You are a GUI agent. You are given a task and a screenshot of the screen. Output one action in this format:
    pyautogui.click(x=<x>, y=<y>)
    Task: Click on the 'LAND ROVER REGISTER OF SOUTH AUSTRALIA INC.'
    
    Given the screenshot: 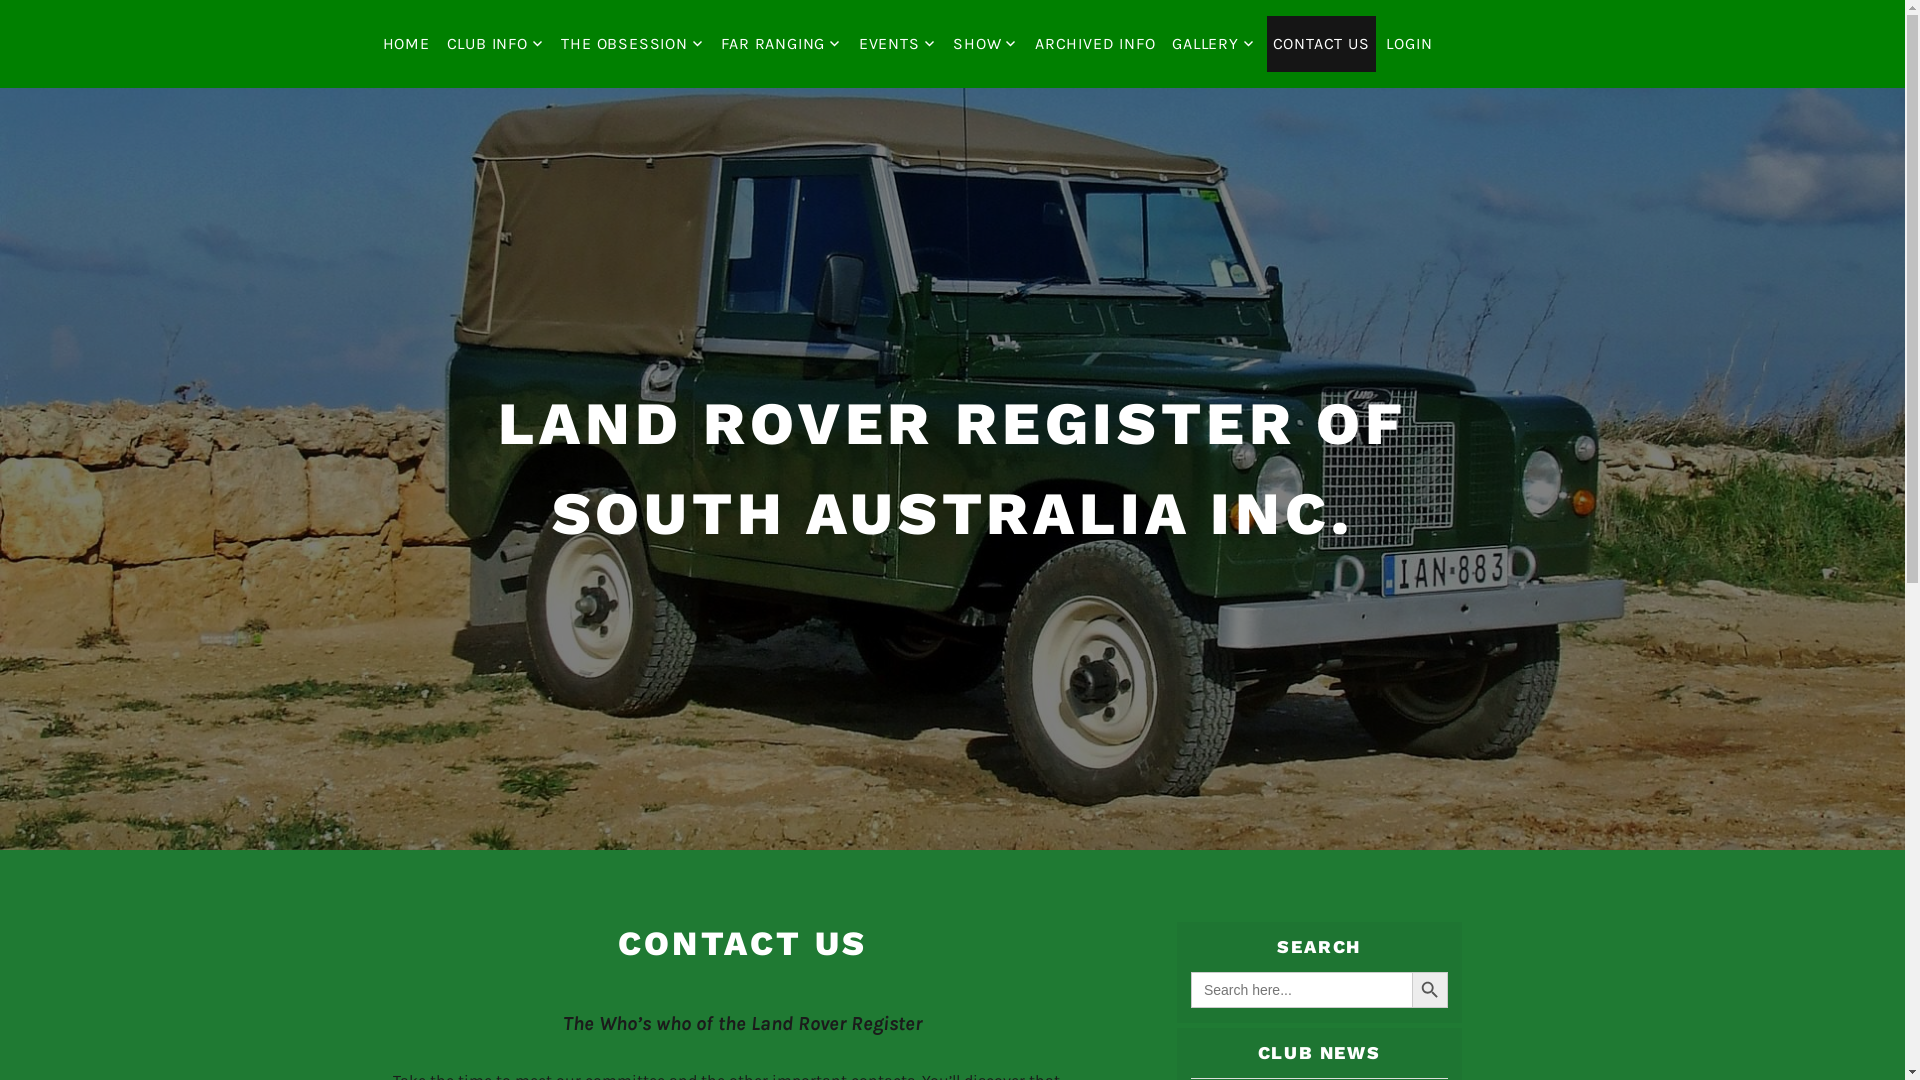 What is the action you would take?
    pyautogui.click(x=951, y=468)
    